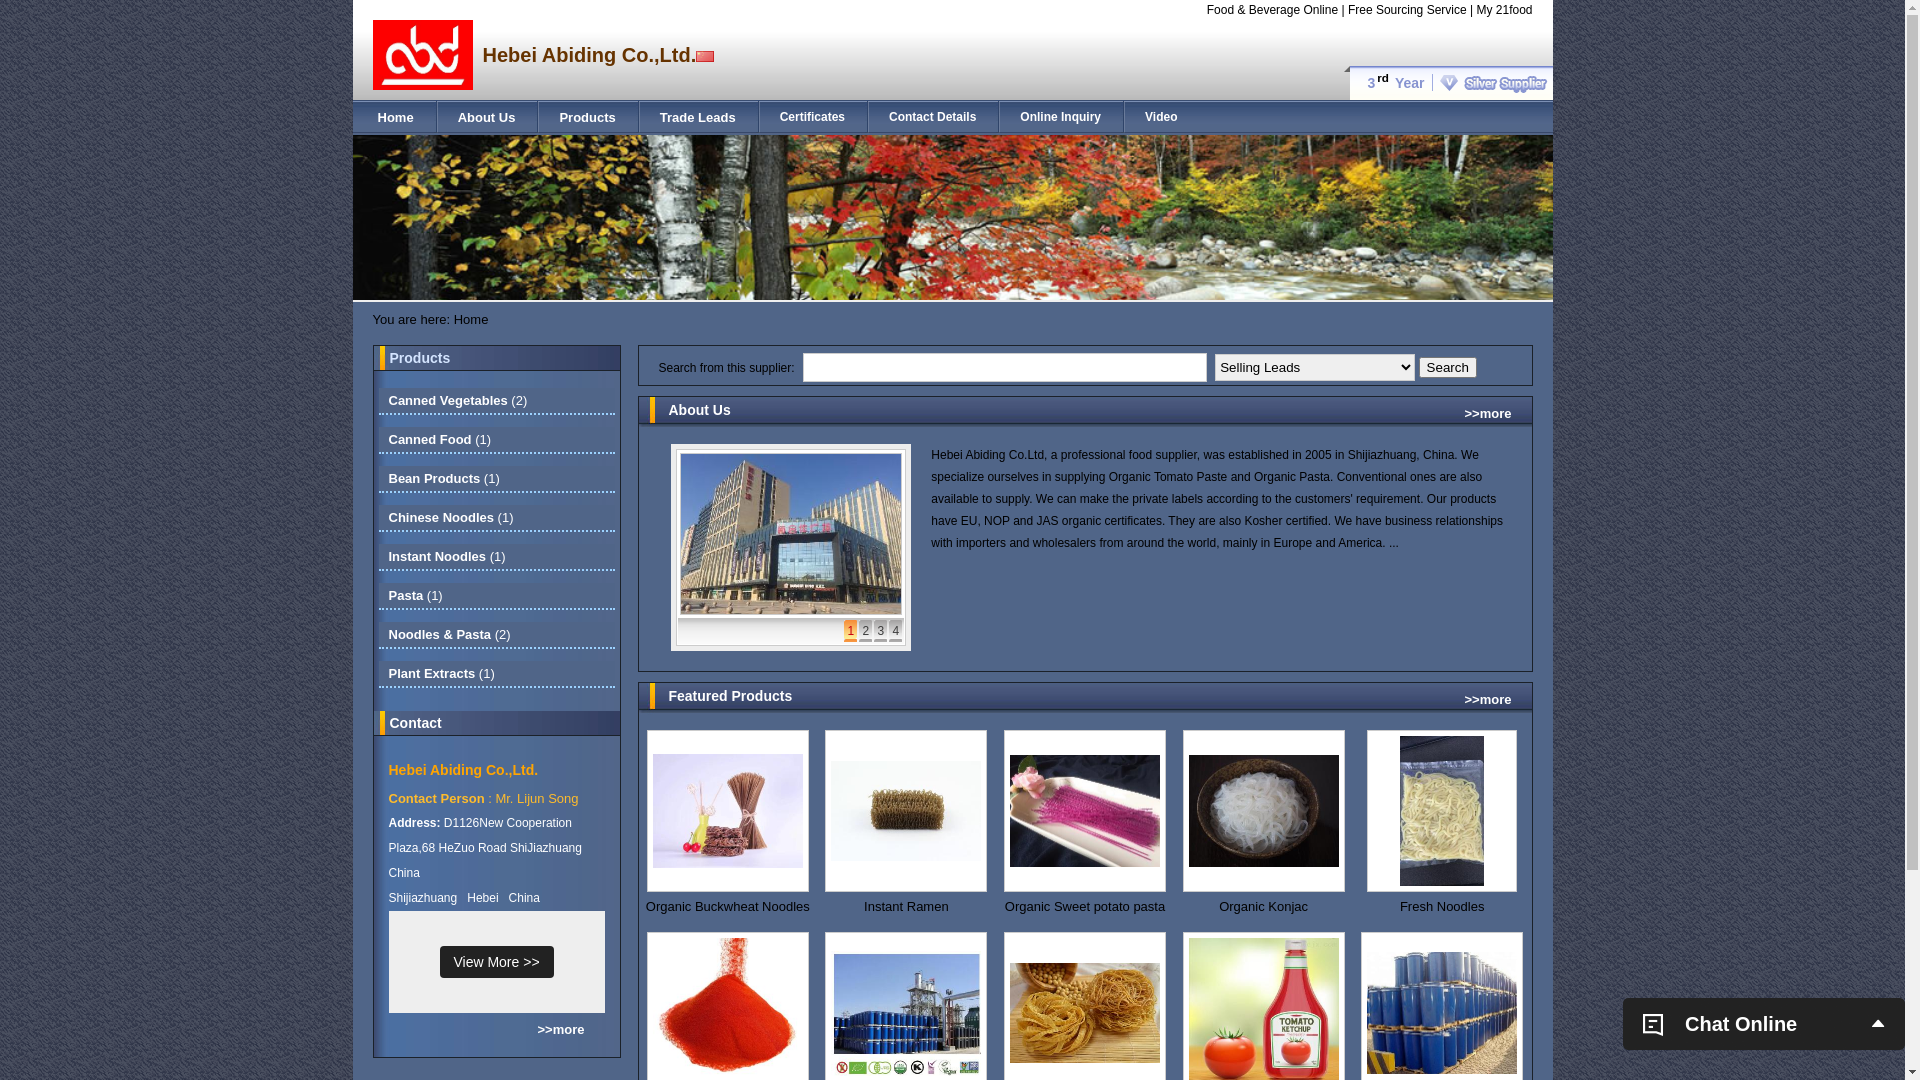 This screenshot has width=1920, height=1080. Describe the element at coordinates (395, 117) in the screenshot. I see `'Home'` at that location.